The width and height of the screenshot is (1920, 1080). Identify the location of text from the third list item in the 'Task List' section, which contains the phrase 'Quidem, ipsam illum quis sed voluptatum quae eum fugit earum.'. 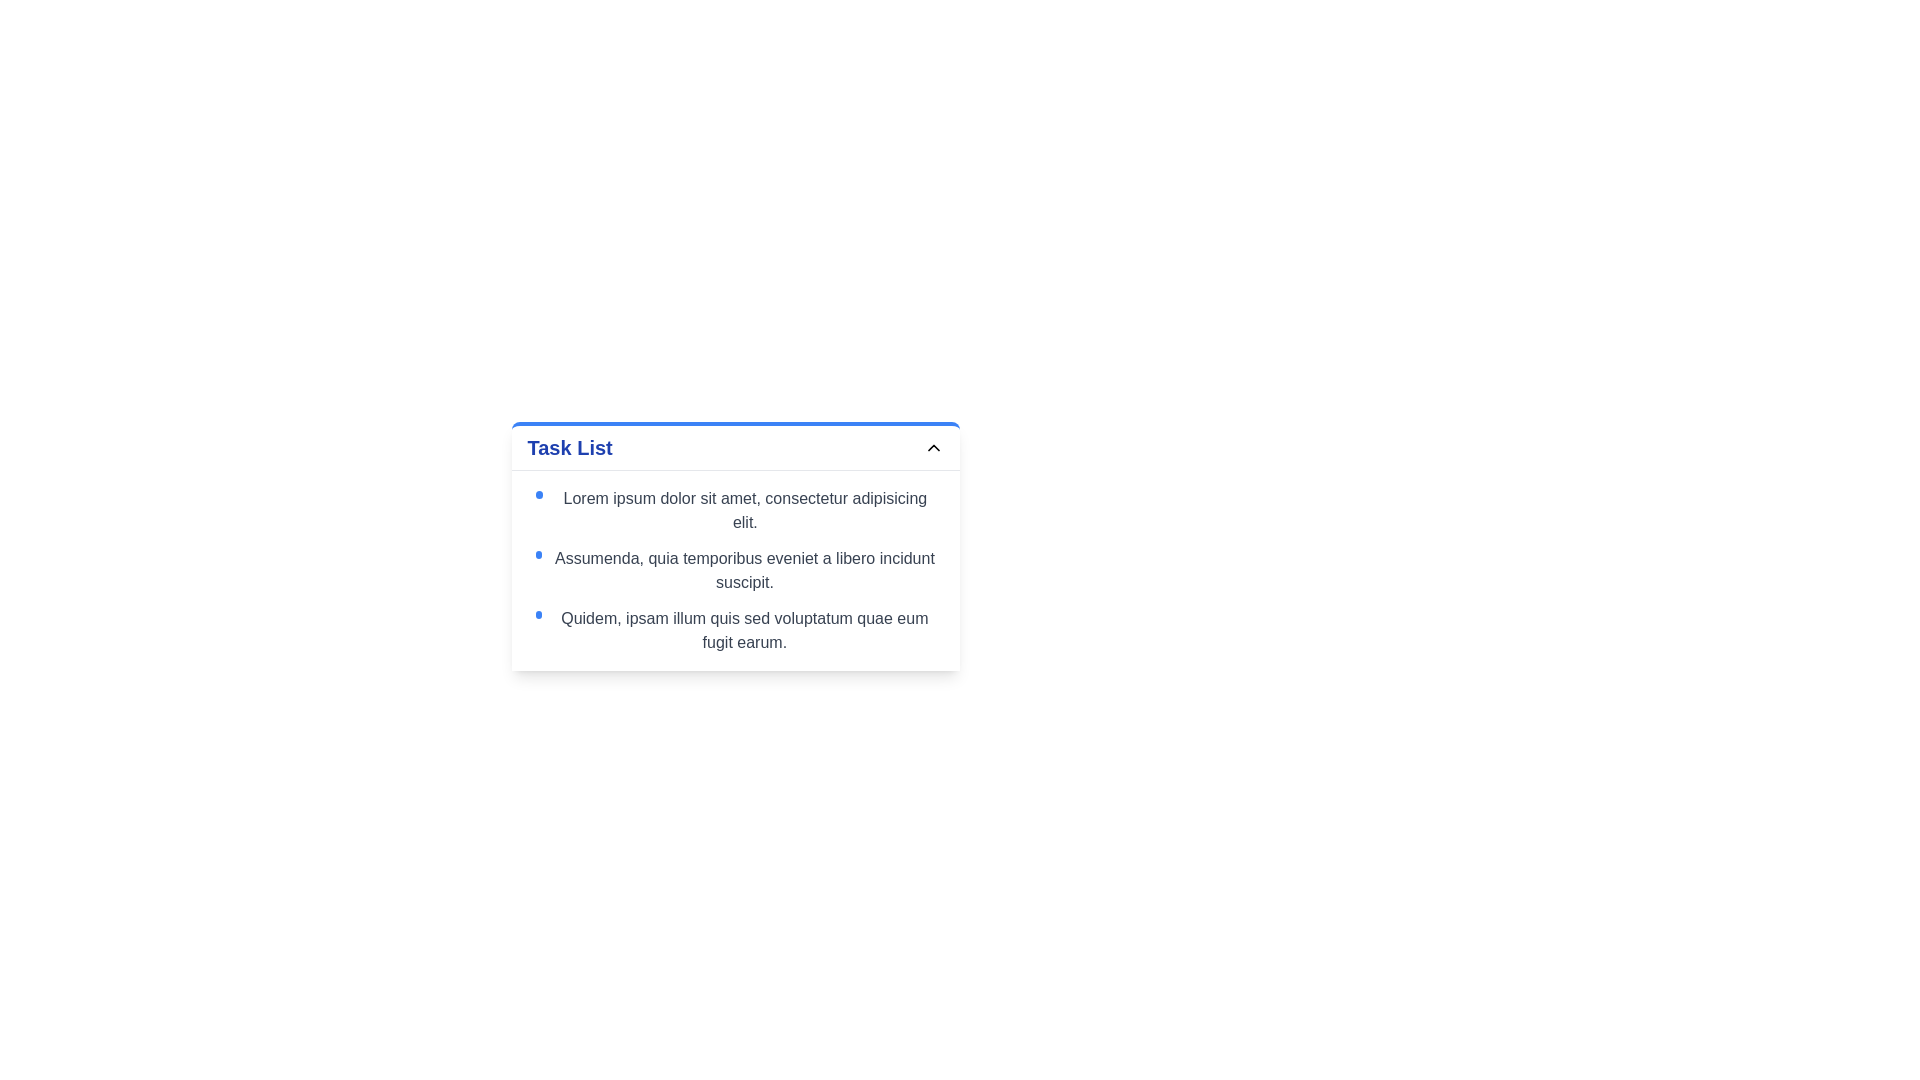
(734, 631).